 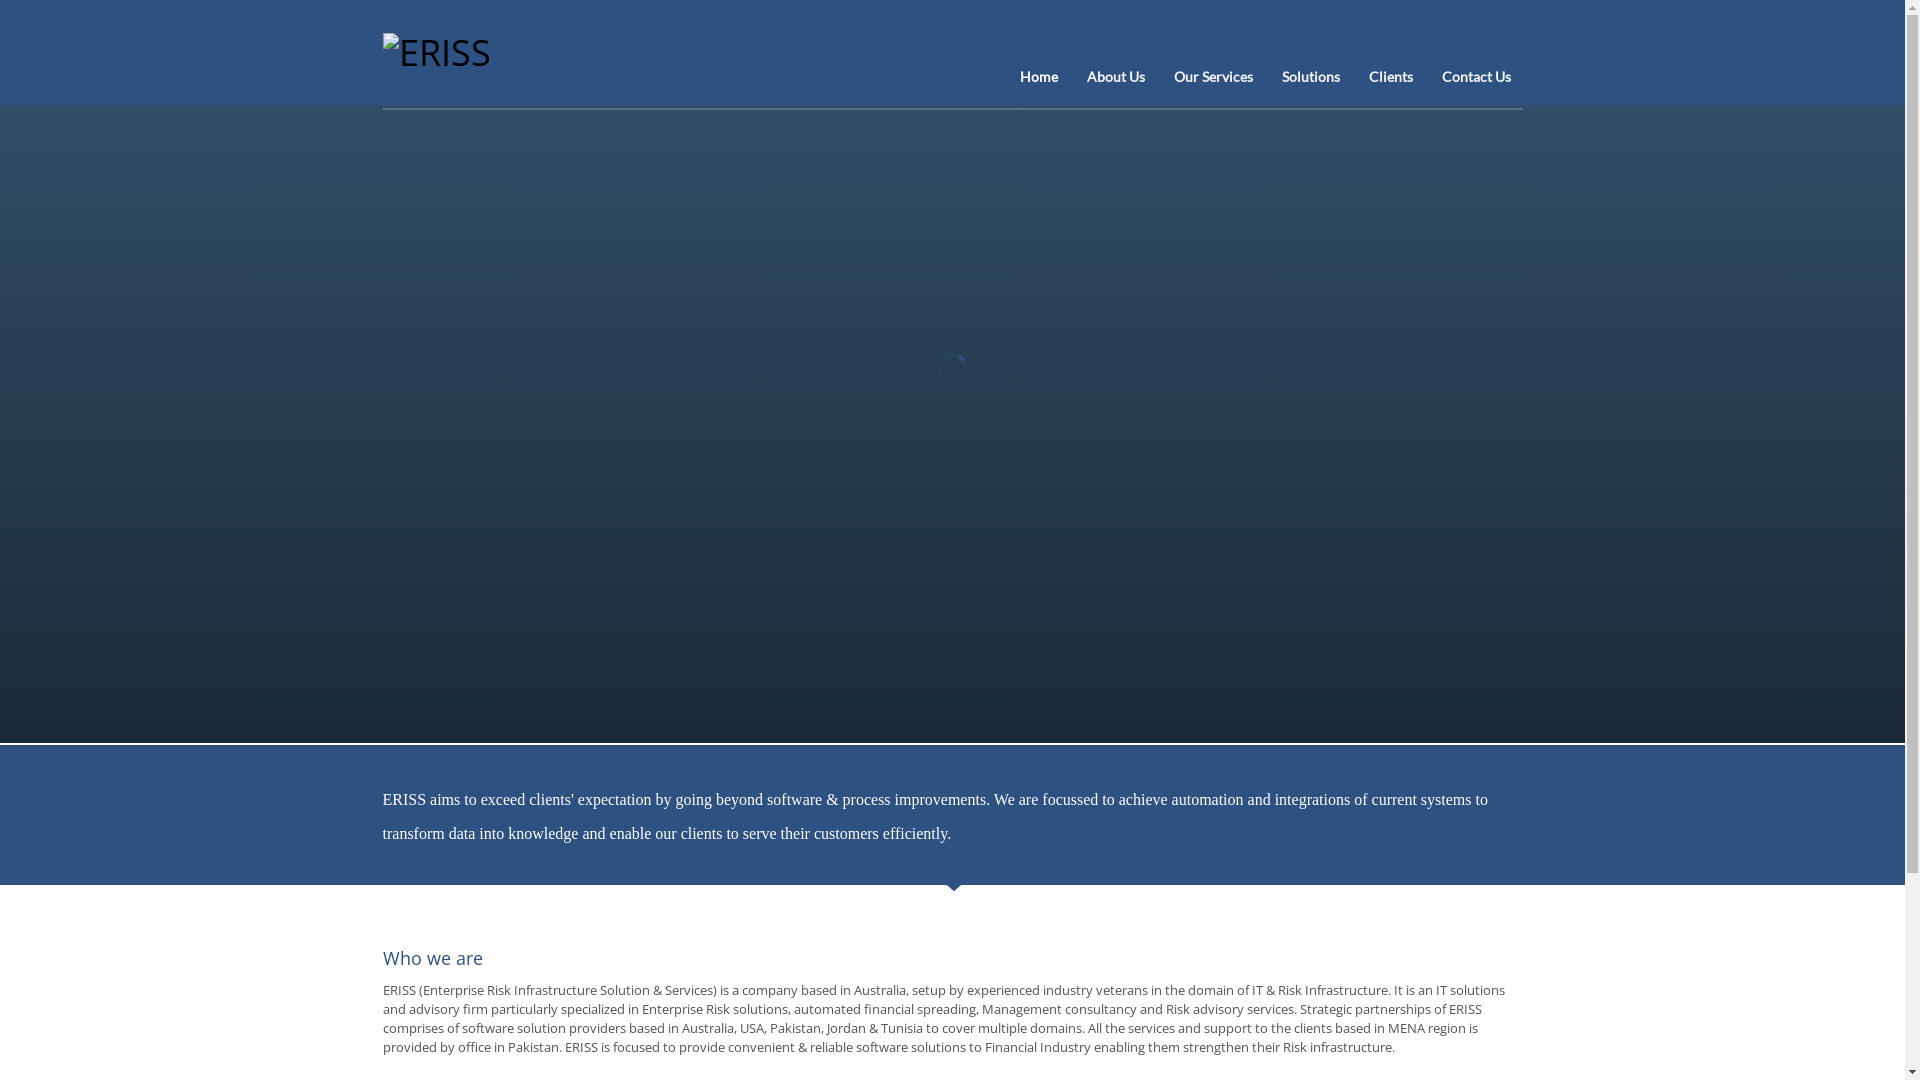 I want to click on 'Home', so click(x=1038, y=76).